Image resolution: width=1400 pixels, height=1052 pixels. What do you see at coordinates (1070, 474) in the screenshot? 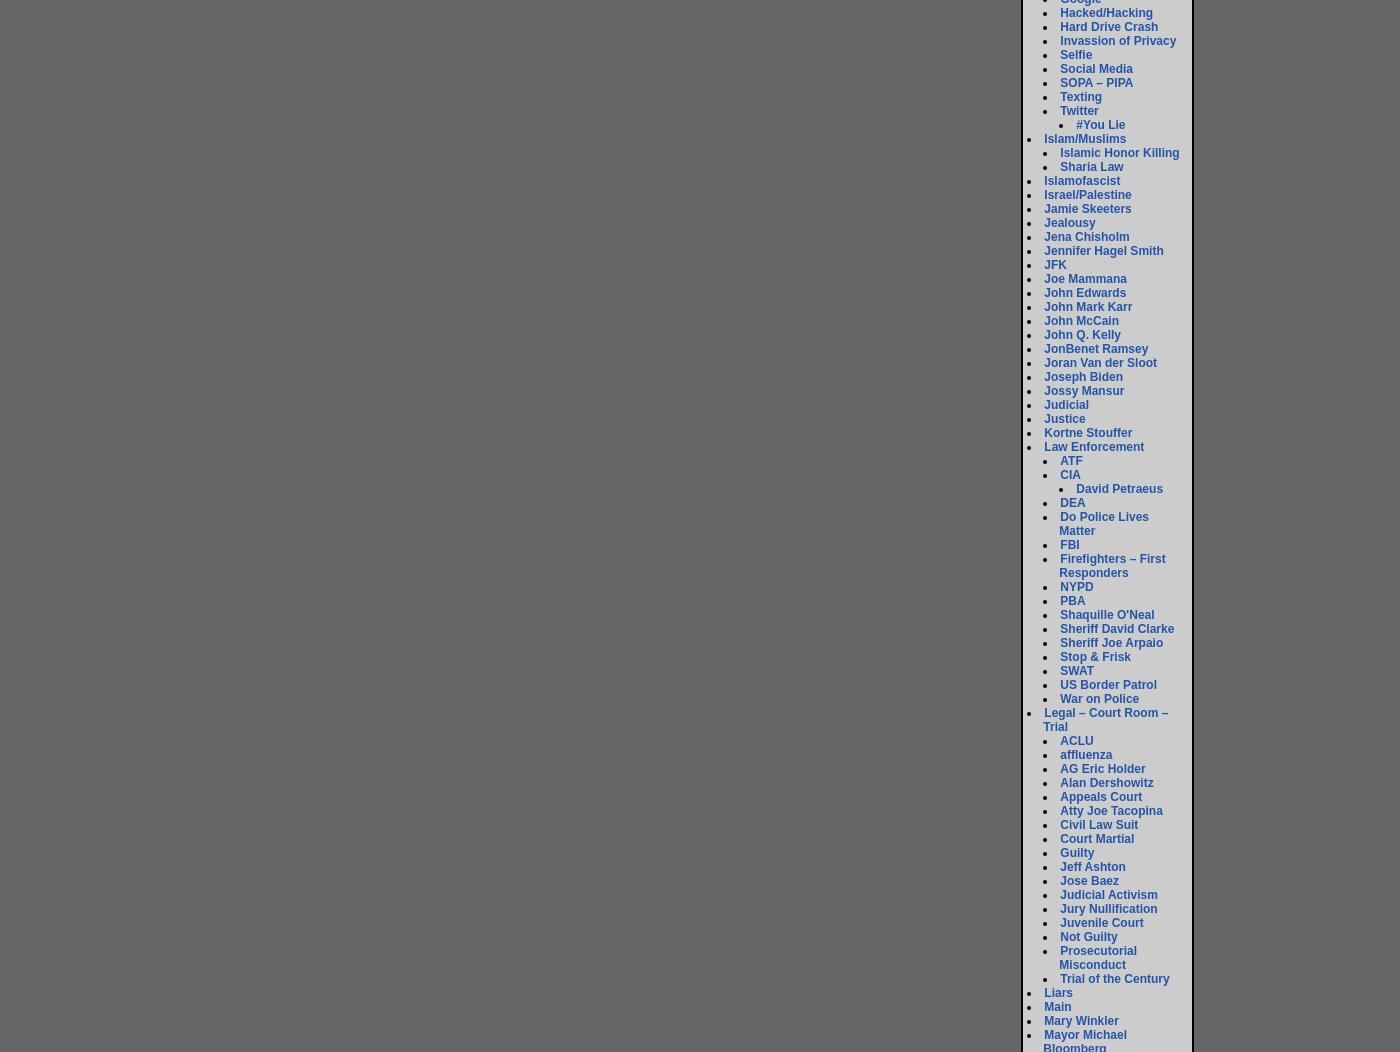
I see `'CIA'` at bounding box center [1070, 474].